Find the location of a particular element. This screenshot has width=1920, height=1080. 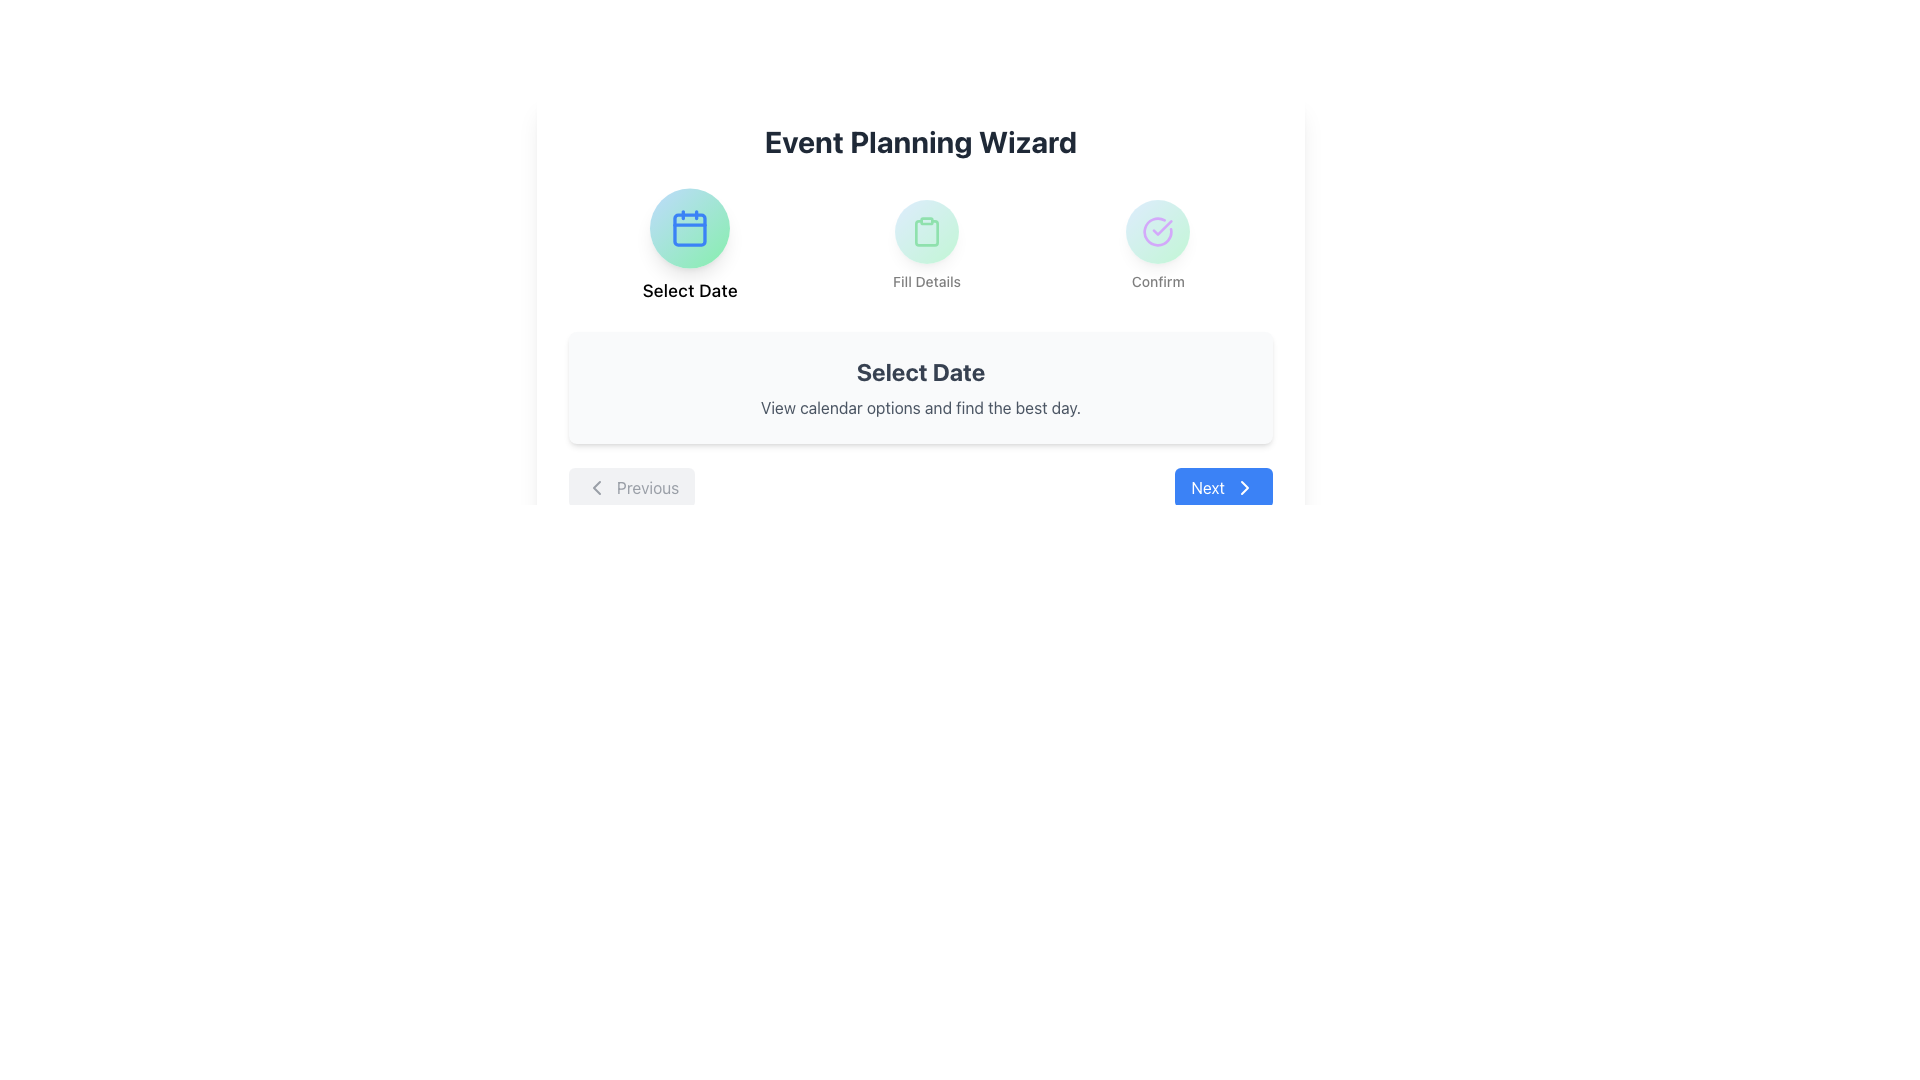

the 'Event Planning Wizard' heading element, which is a bold and large text element located at the top of the interface is located at coordinates (920, 141).